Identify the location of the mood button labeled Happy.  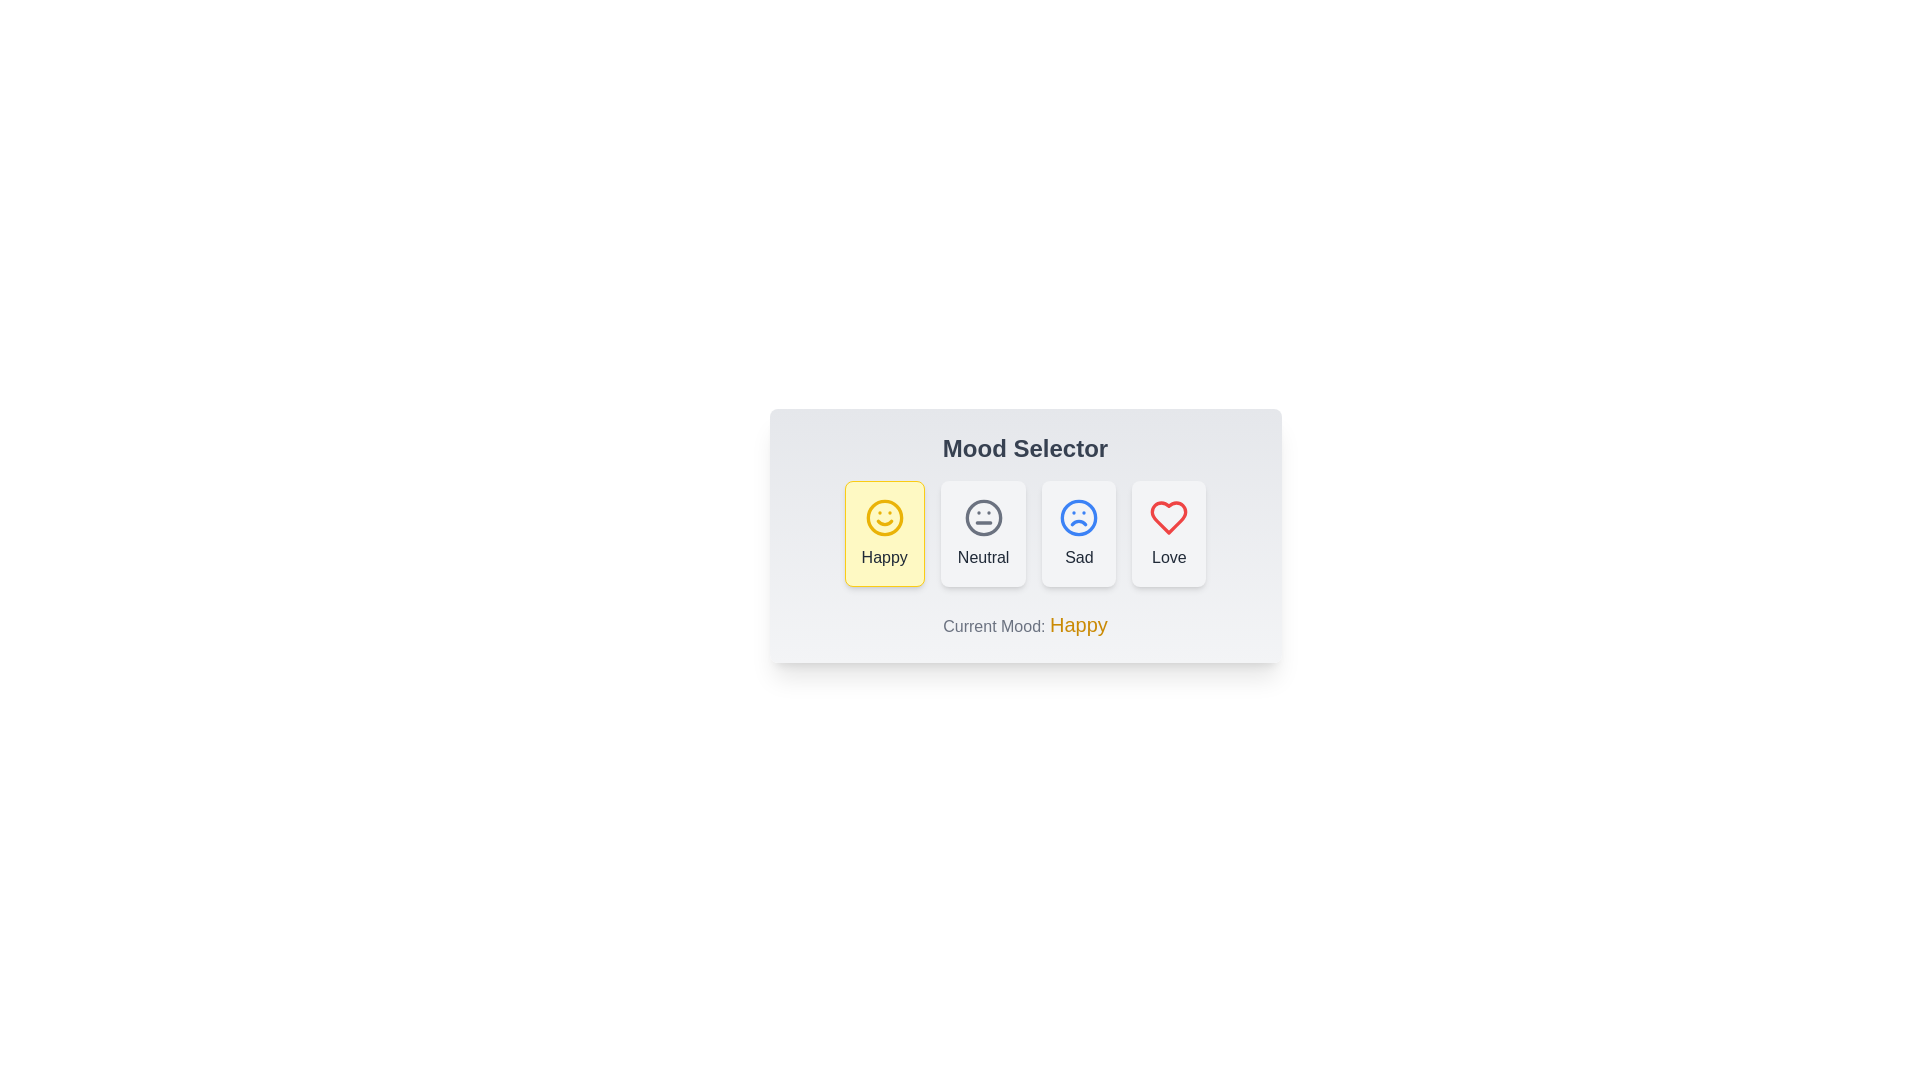
(883, 532).